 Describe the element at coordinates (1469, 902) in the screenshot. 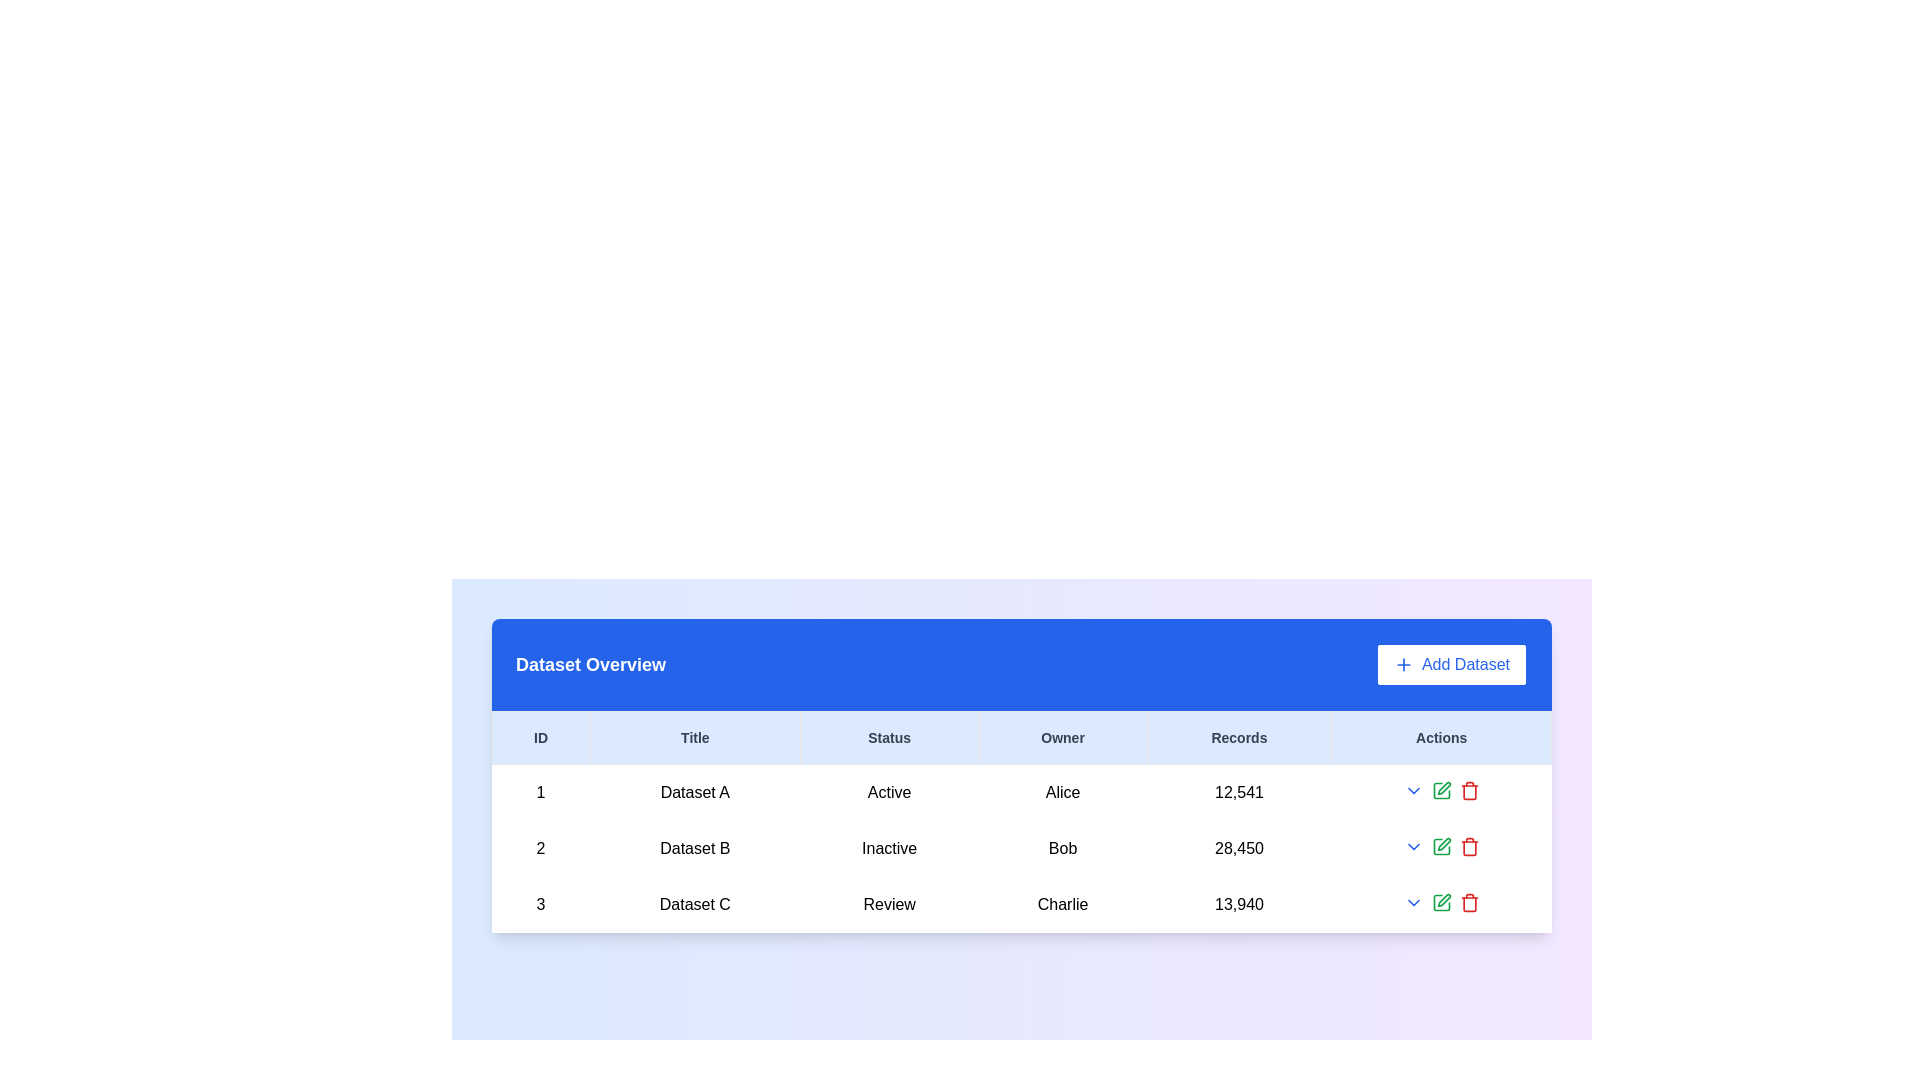

I see `the delete icon button in the Actions column of the third row in the table` at that location.